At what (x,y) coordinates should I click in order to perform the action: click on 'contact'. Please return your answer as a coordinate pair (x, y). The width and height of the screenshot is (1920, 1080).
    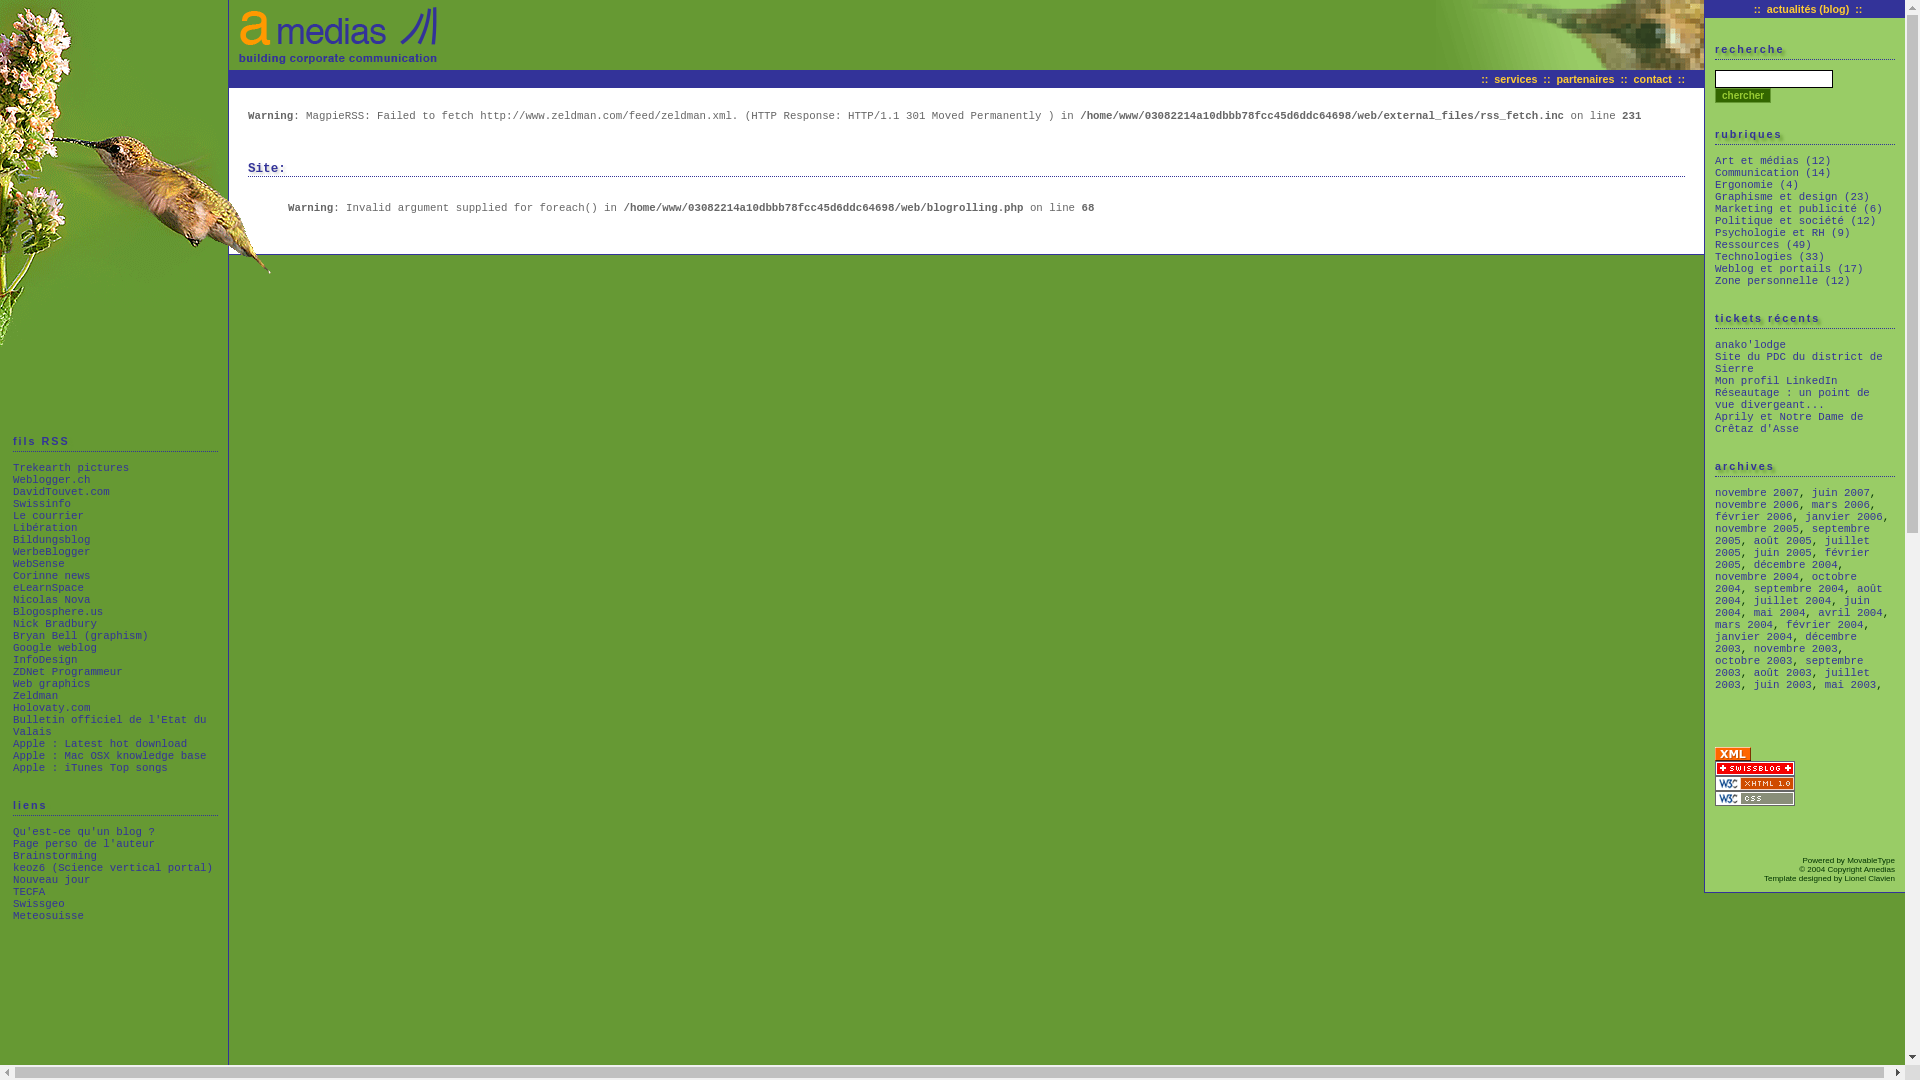
    Looking at the image, I should click on (1652, 77).